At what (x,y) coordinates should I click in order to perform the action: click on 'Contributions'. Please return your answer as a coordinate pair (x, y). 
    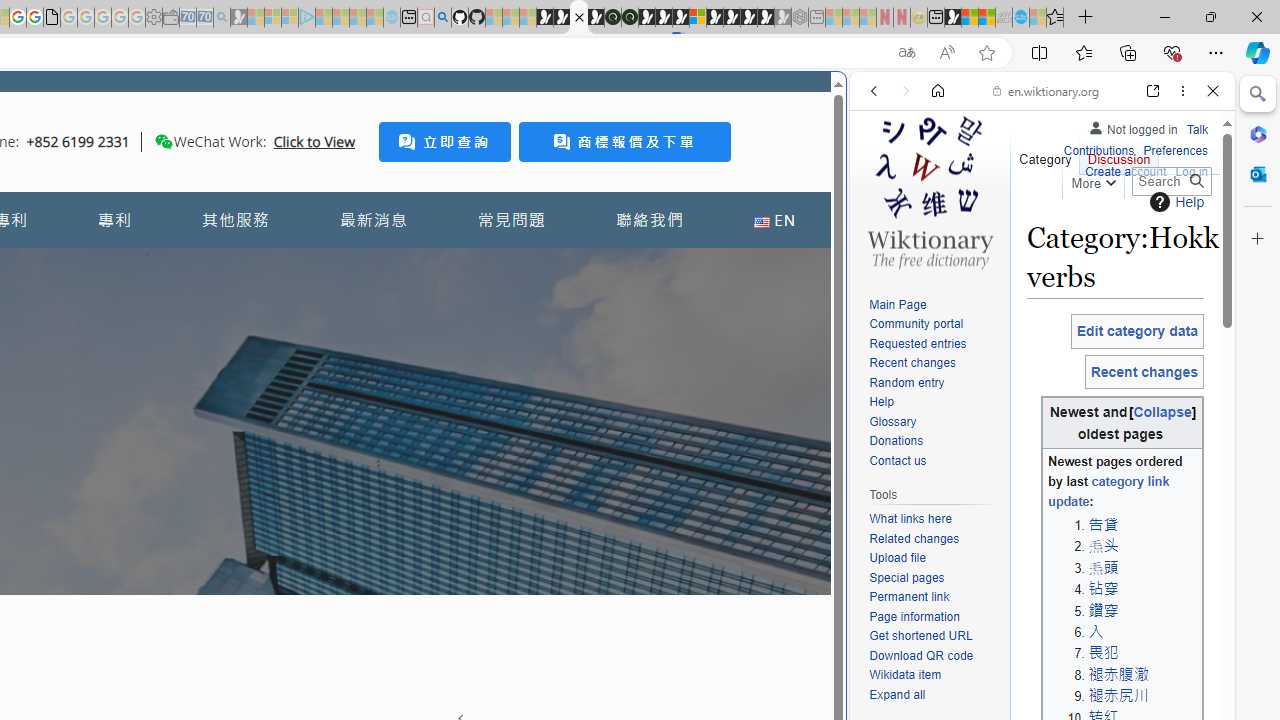
    Looking at the image, I should click on (1097, 147).